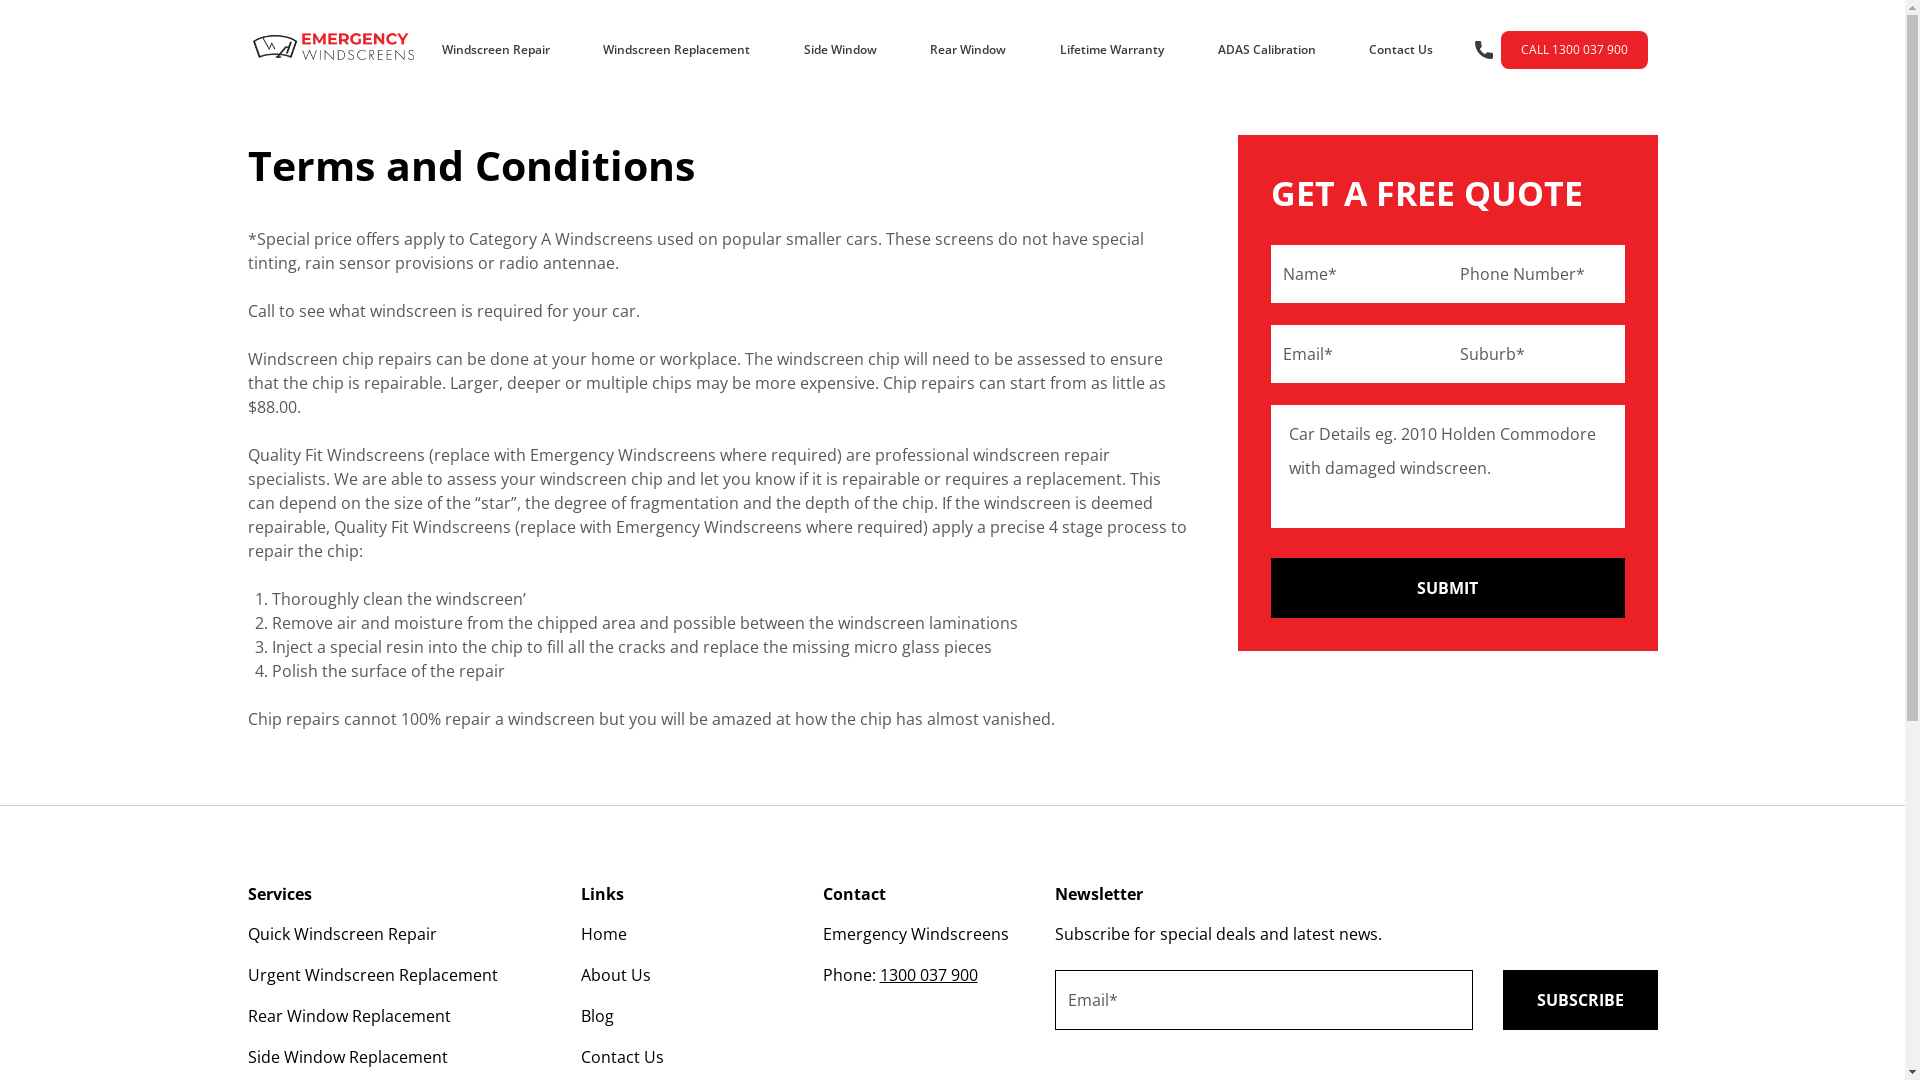 This screenshot has height=1080, width=1920. Describe the element at coordinates (1111, 49) in the screenshot. I see `'Lifetime Warranty'` at that location.